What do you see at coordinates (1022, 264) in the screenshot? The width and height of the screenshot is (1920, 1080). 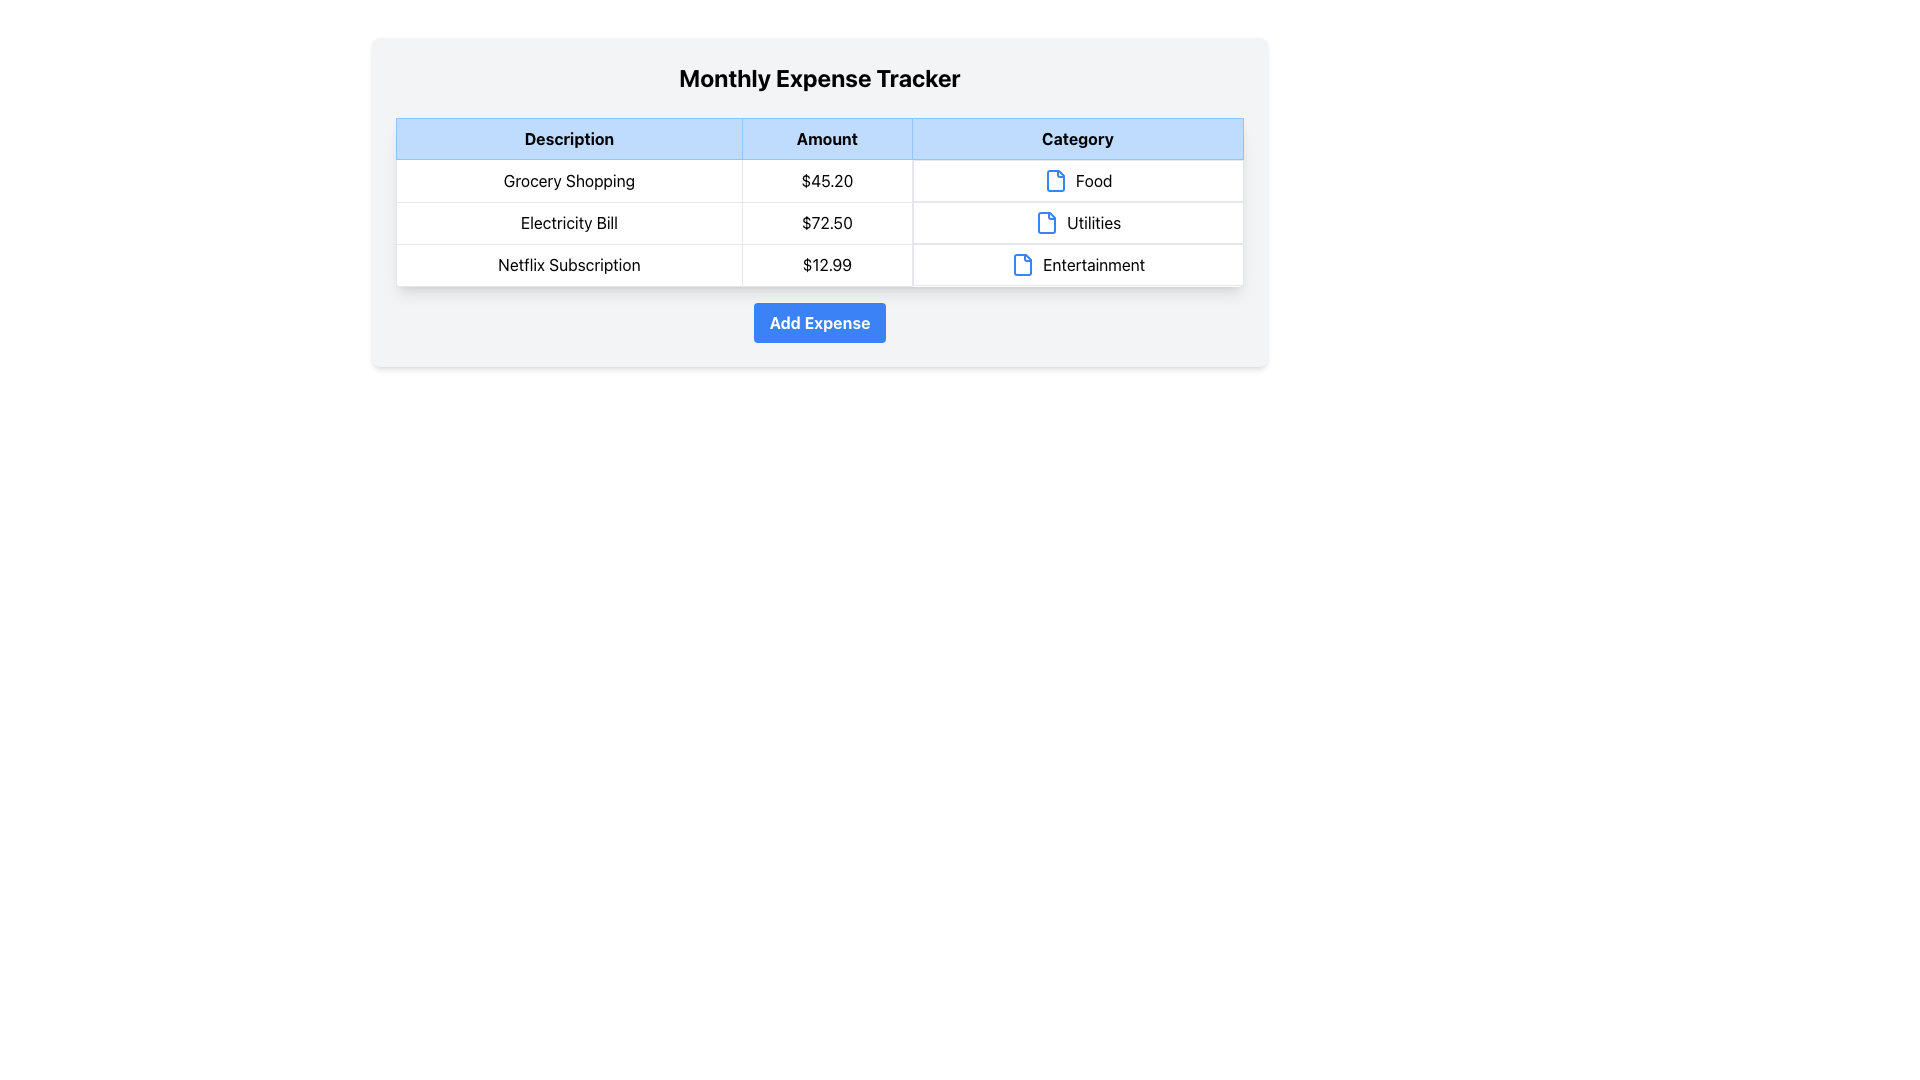 I see `the 'Entertainment' category icon located in the 'Category' column of the 'Netflix Subscription' row in the table, as it supports interaction` at bounding box center [1022, 264].